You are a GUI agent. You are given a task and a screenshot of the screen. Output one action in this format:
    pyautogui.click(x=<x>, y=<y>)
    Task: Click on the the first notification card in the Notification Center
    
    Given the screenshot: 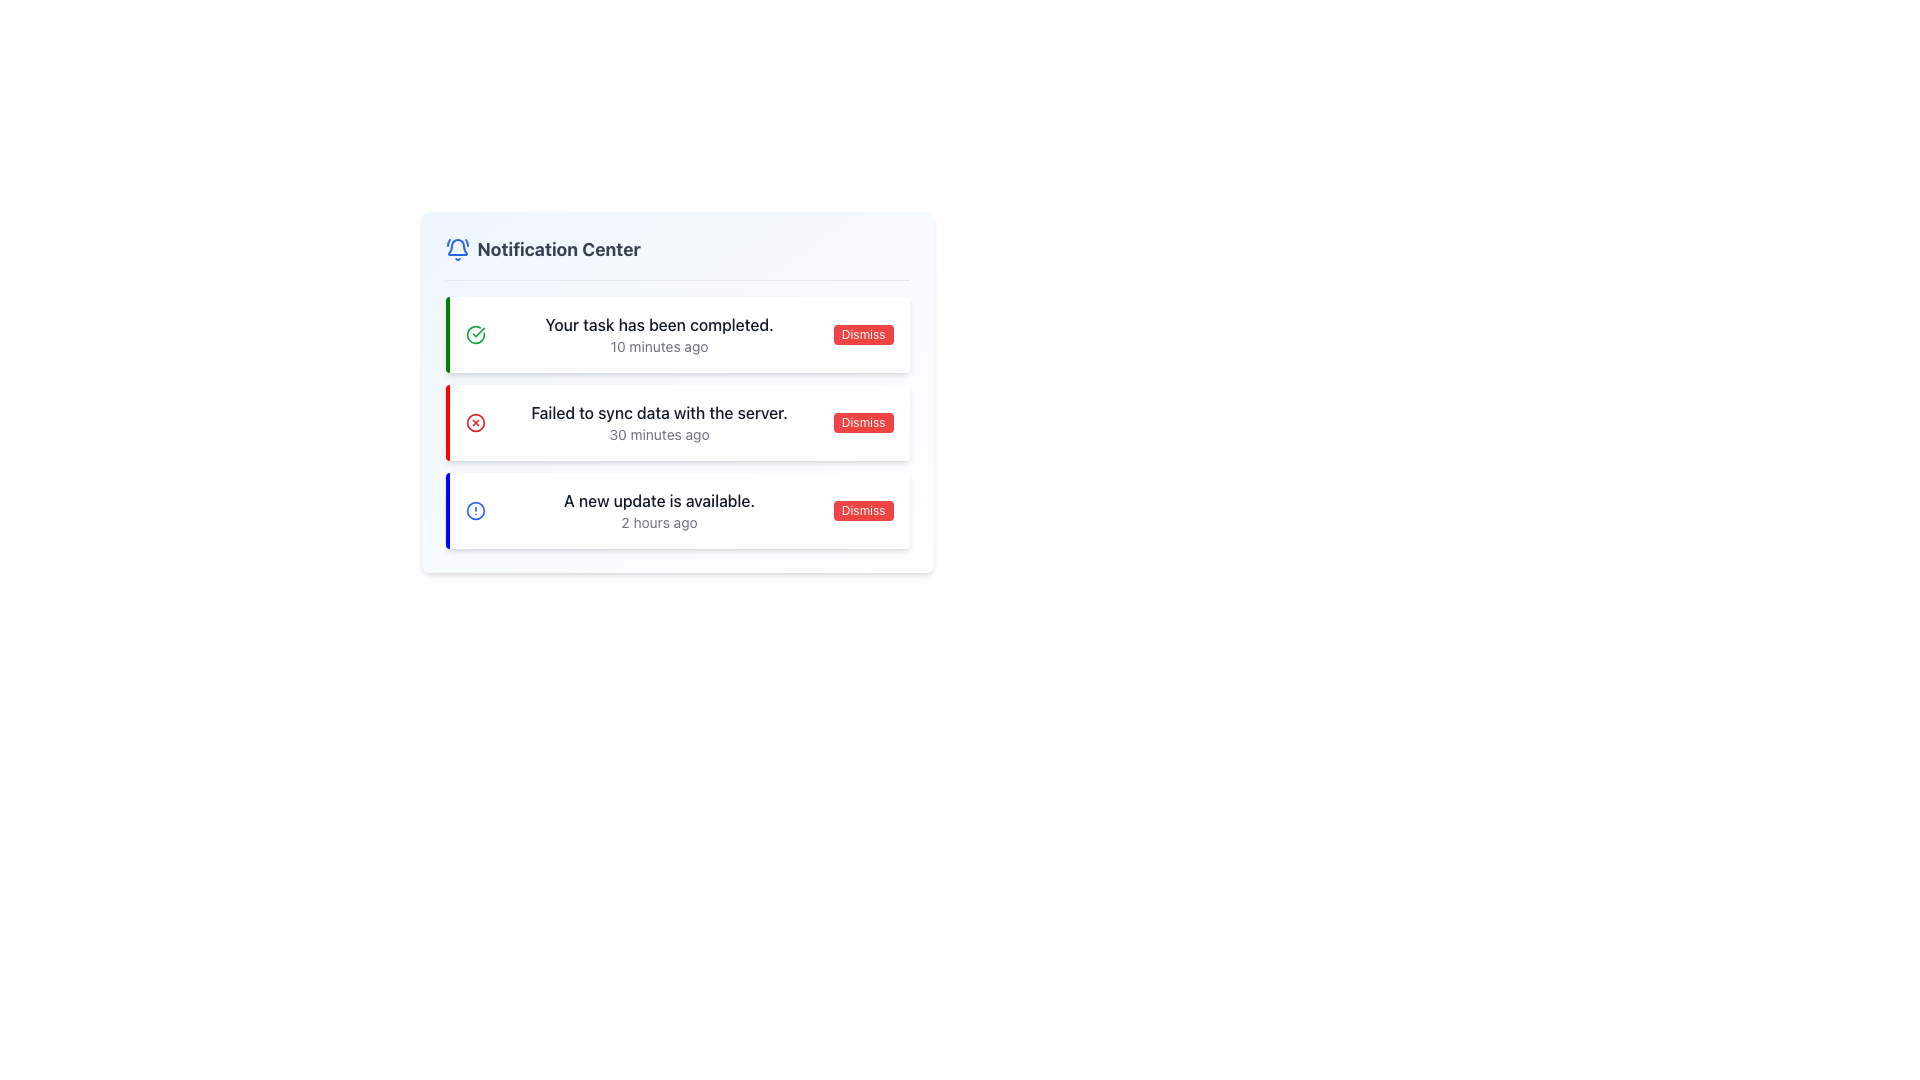 What is the action you would take?
    pyautogui.click(x=677, y=334)
    